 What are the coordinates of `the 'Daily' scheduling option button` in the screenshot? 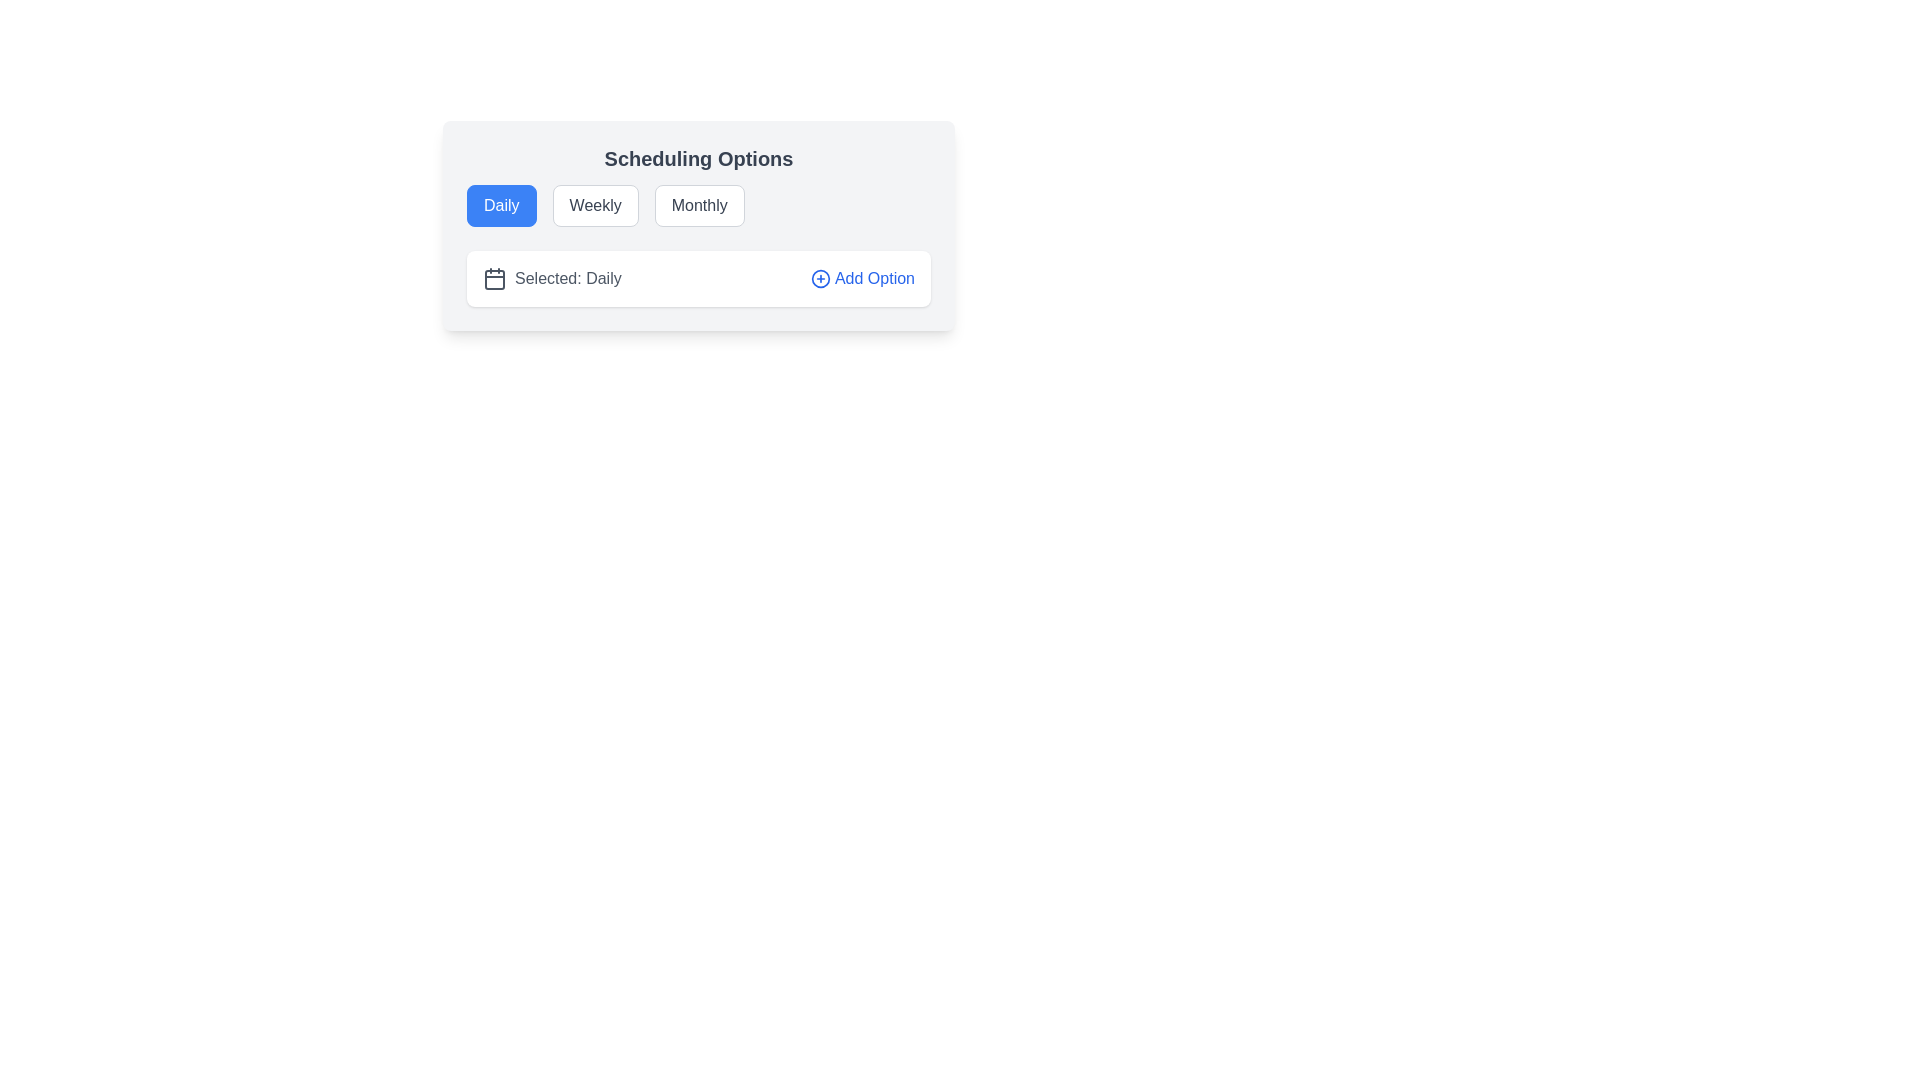 It's located at (501, 205).